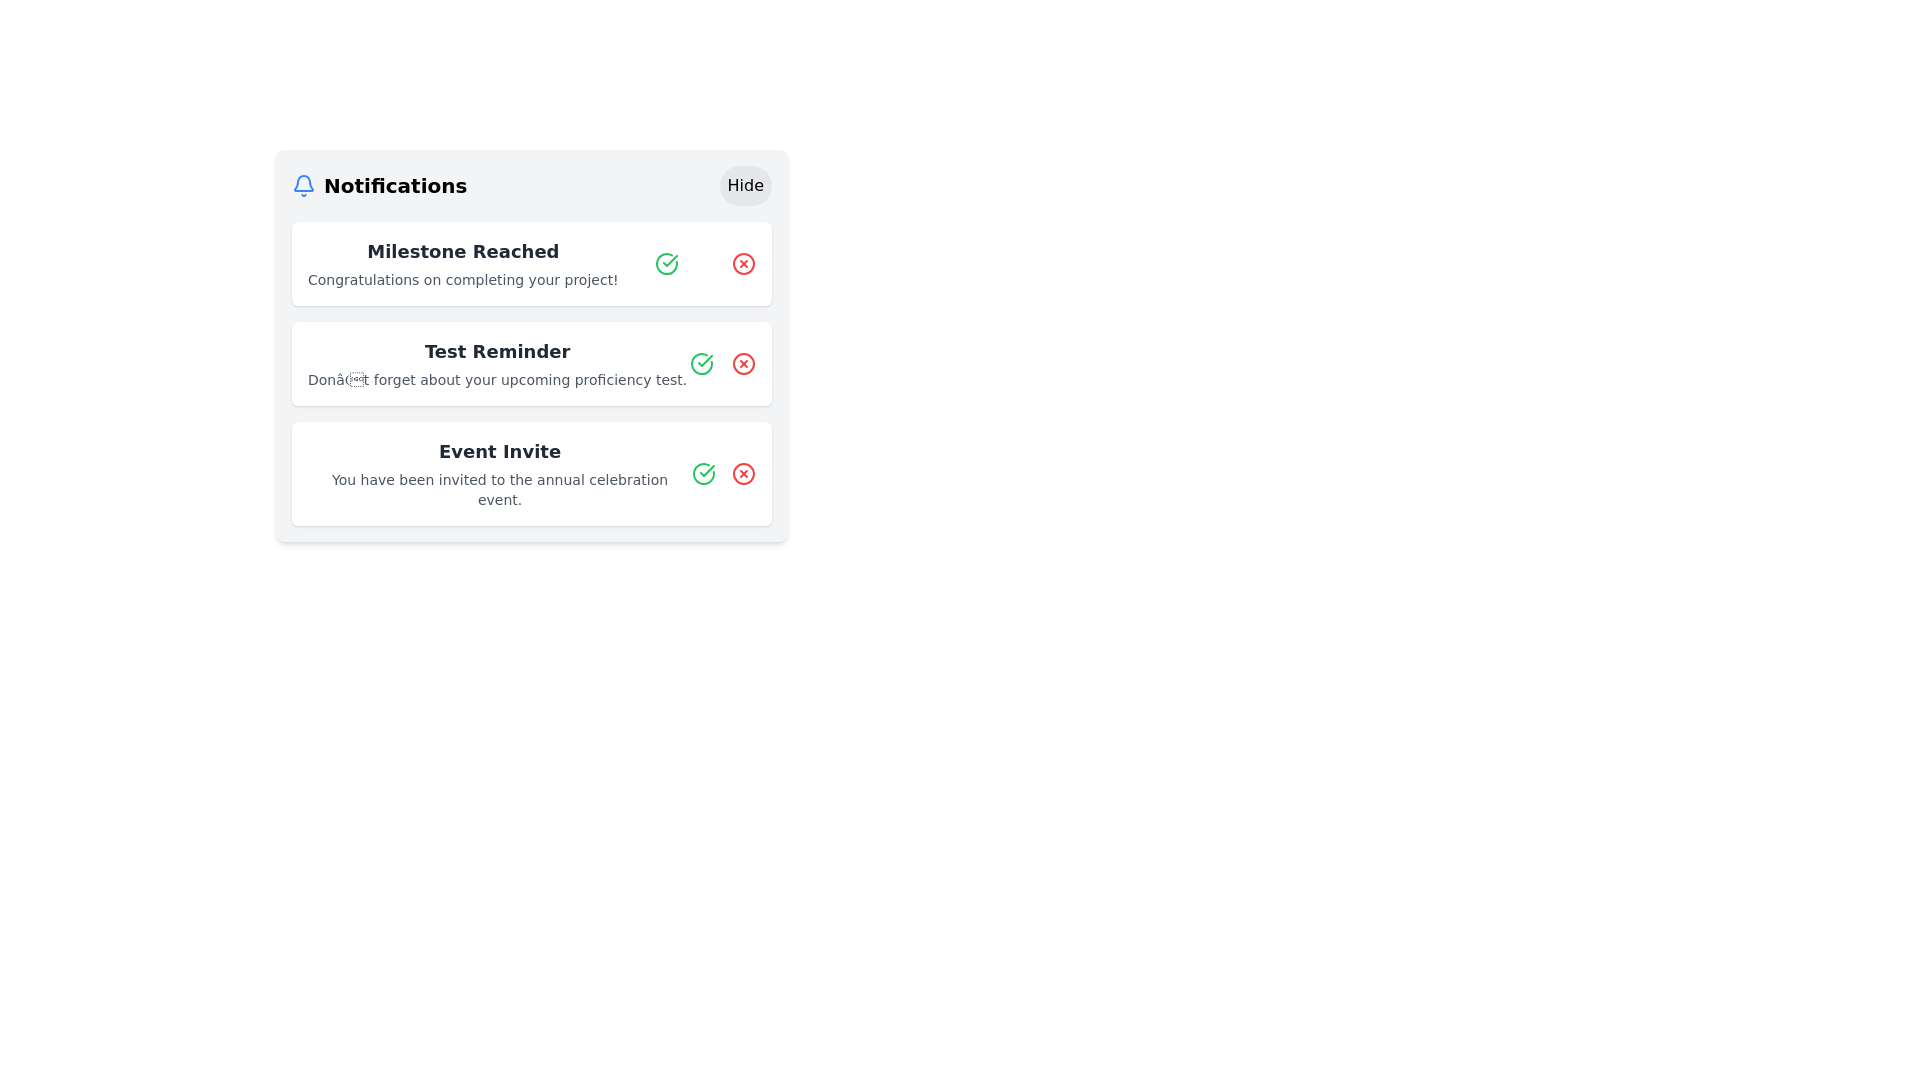 Image resolution: width=1920 pixels, height=1080 pixels. Describe the element at coordinates (743, 363) in the screenshot. I see `the dismiss button located to the right of the text 'Test Reminder'` at that location.